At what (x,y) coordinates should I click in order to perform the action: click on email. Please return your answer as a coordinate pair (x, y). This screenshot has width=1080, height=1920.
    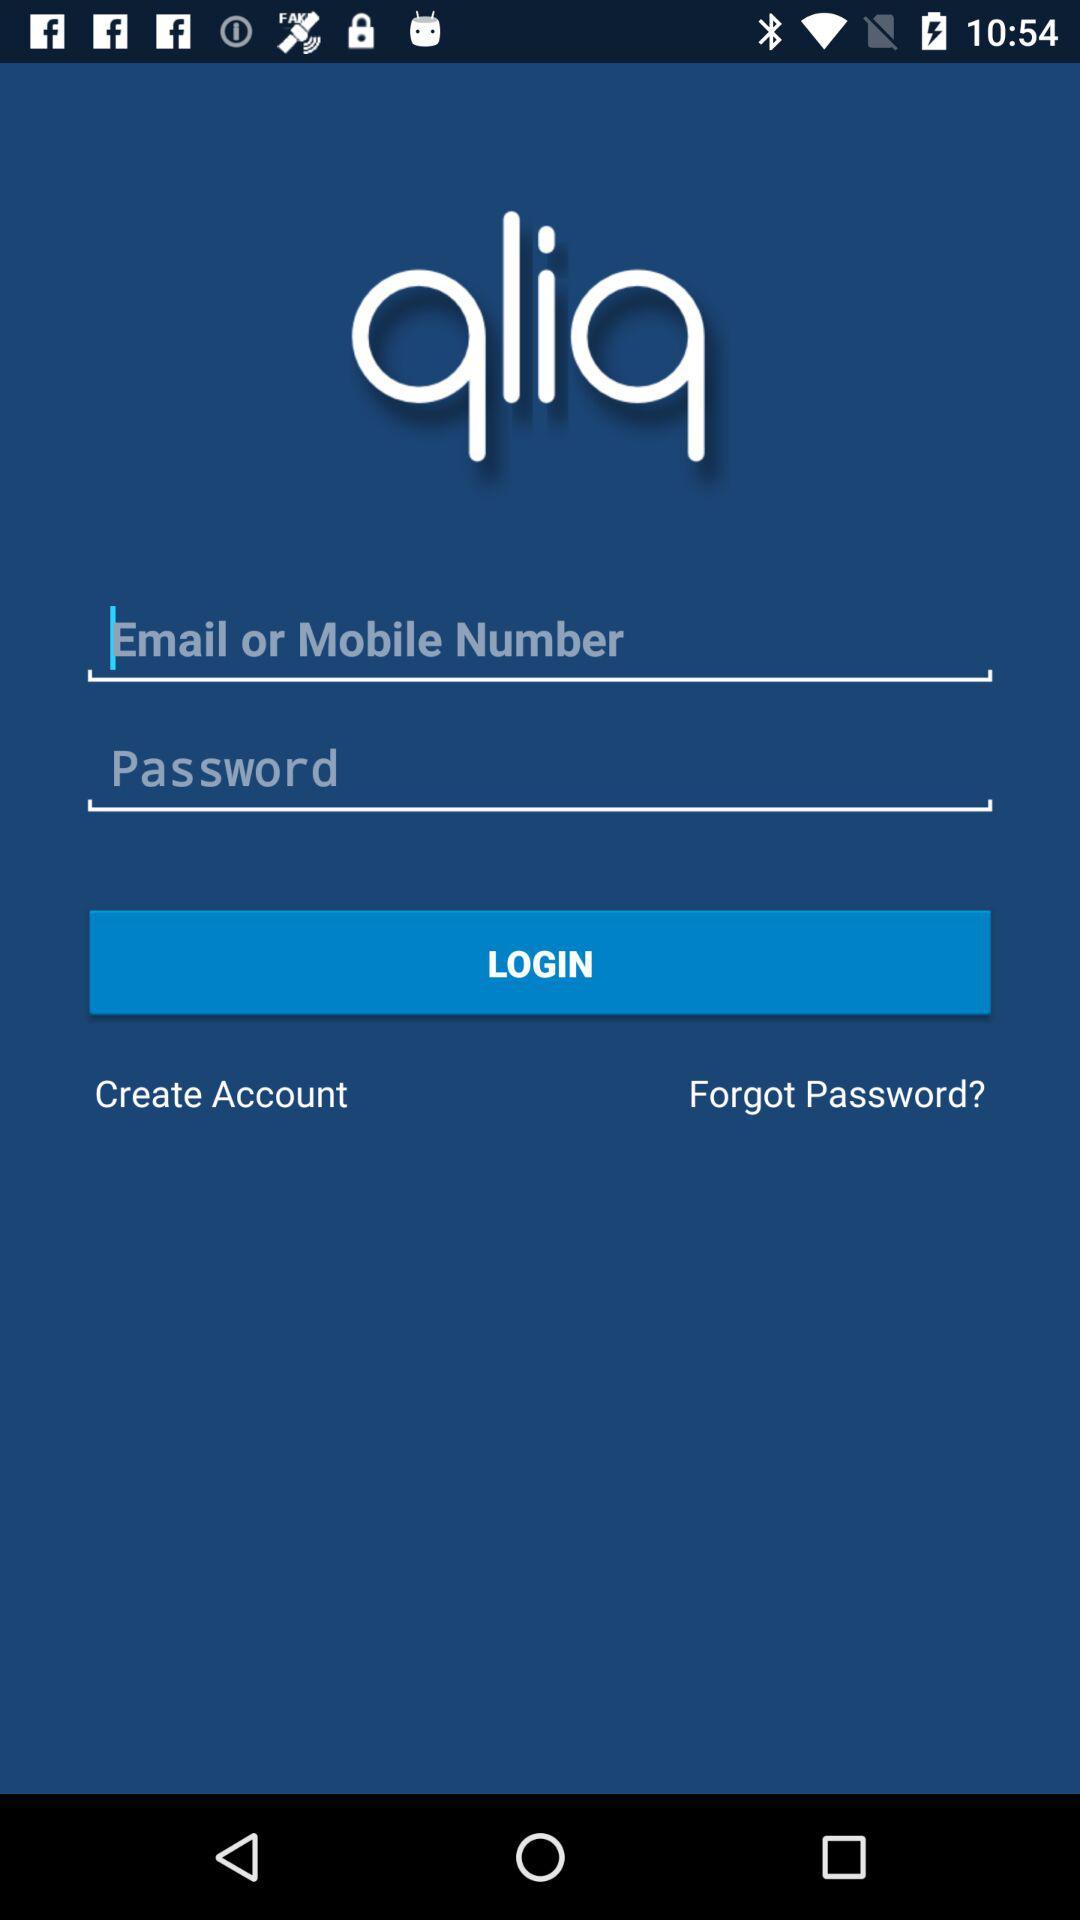
    Looking at the image, I should click on (540, 637).